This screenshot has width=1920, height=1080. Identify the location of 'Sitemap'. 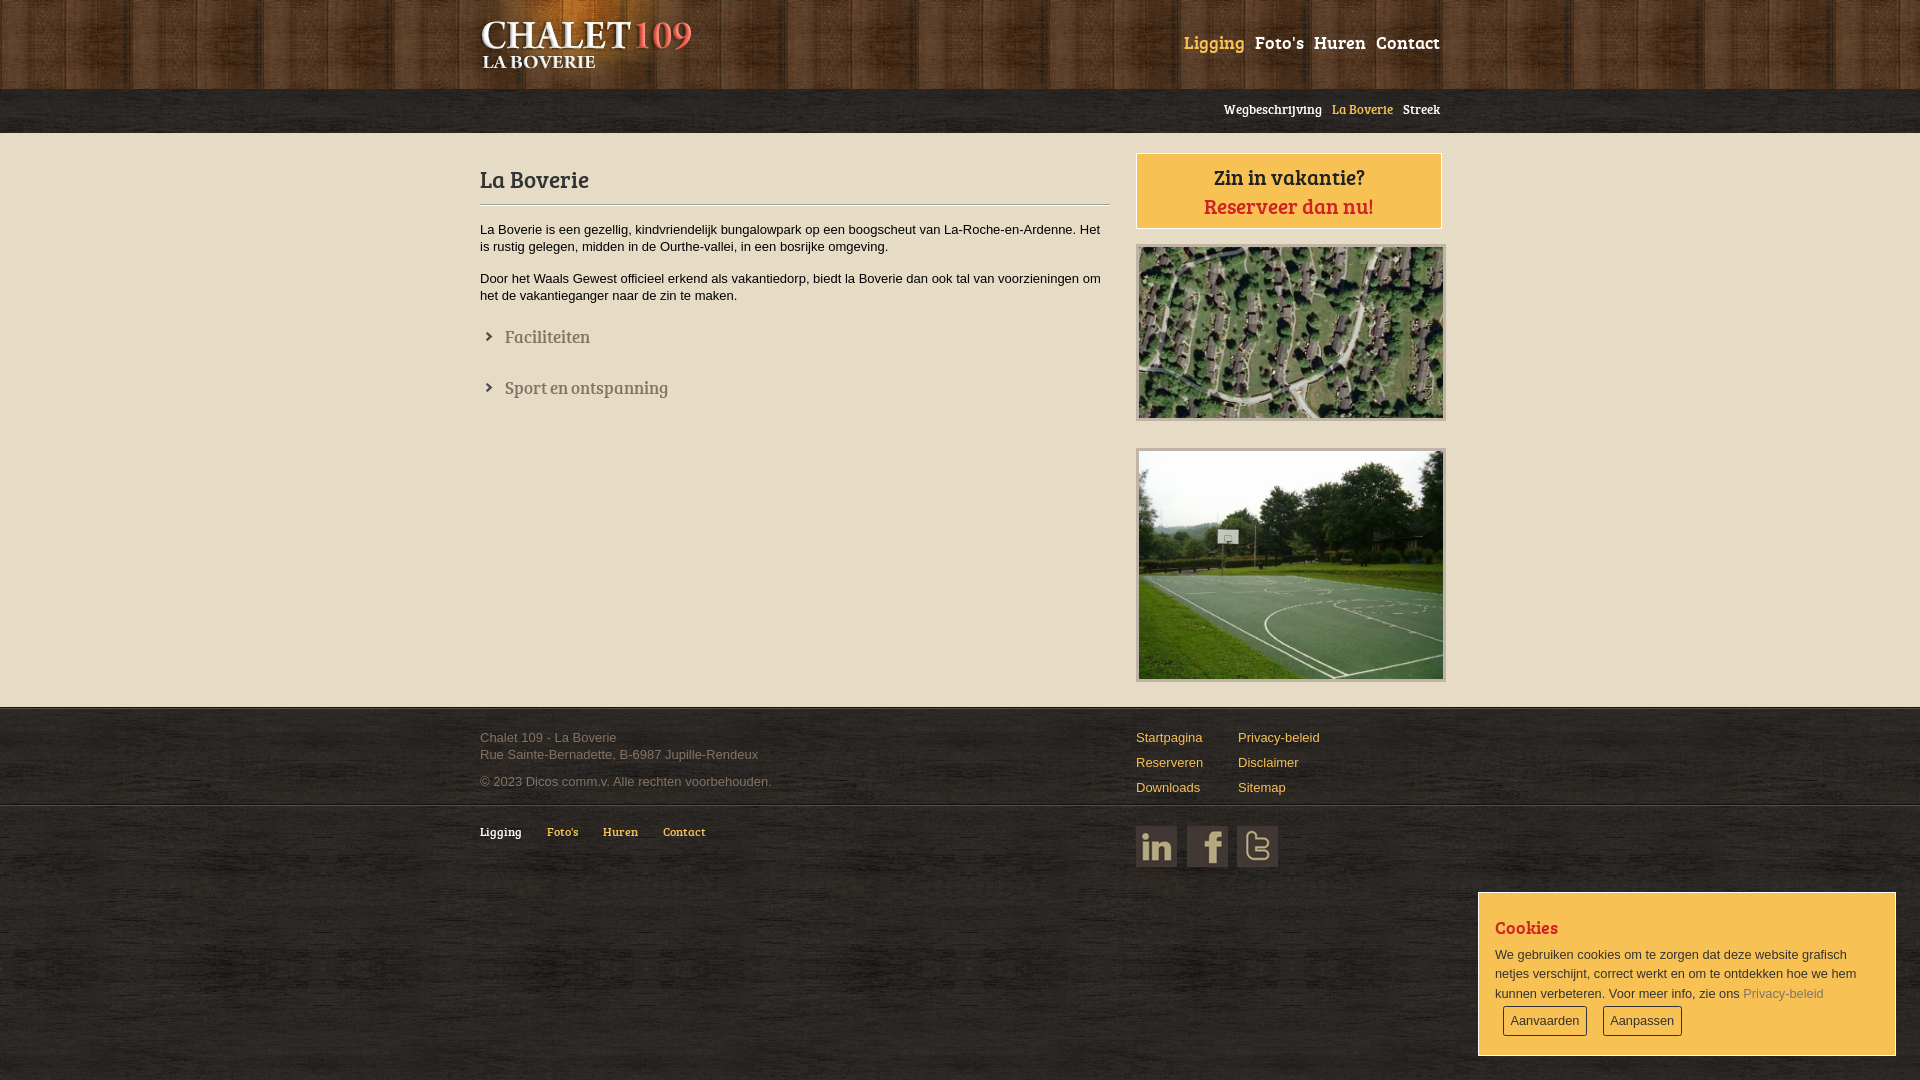
(1261, 786).